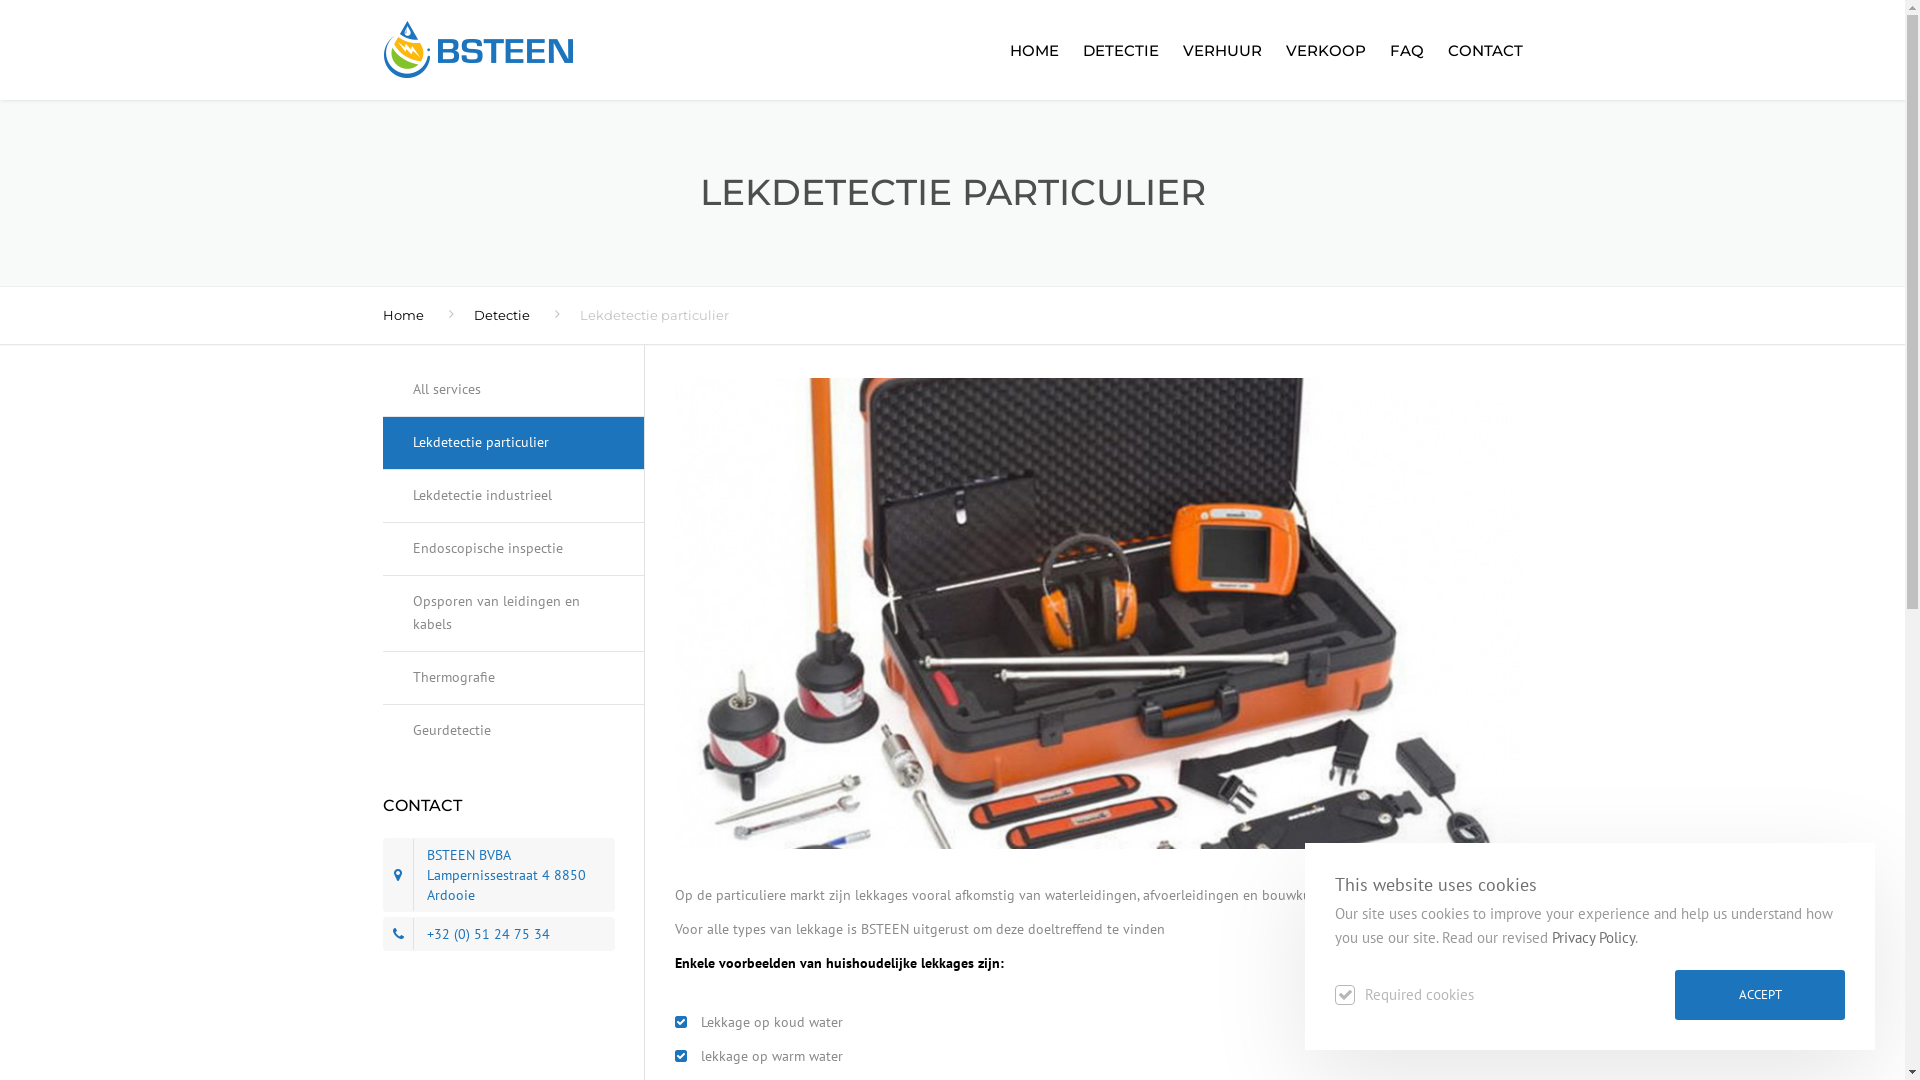 The height and width of the screenshot is (1080, 1920). Describe the element at coordinates (1325, 49) in the screenshot. I see `'VERKOOP'` at that location.